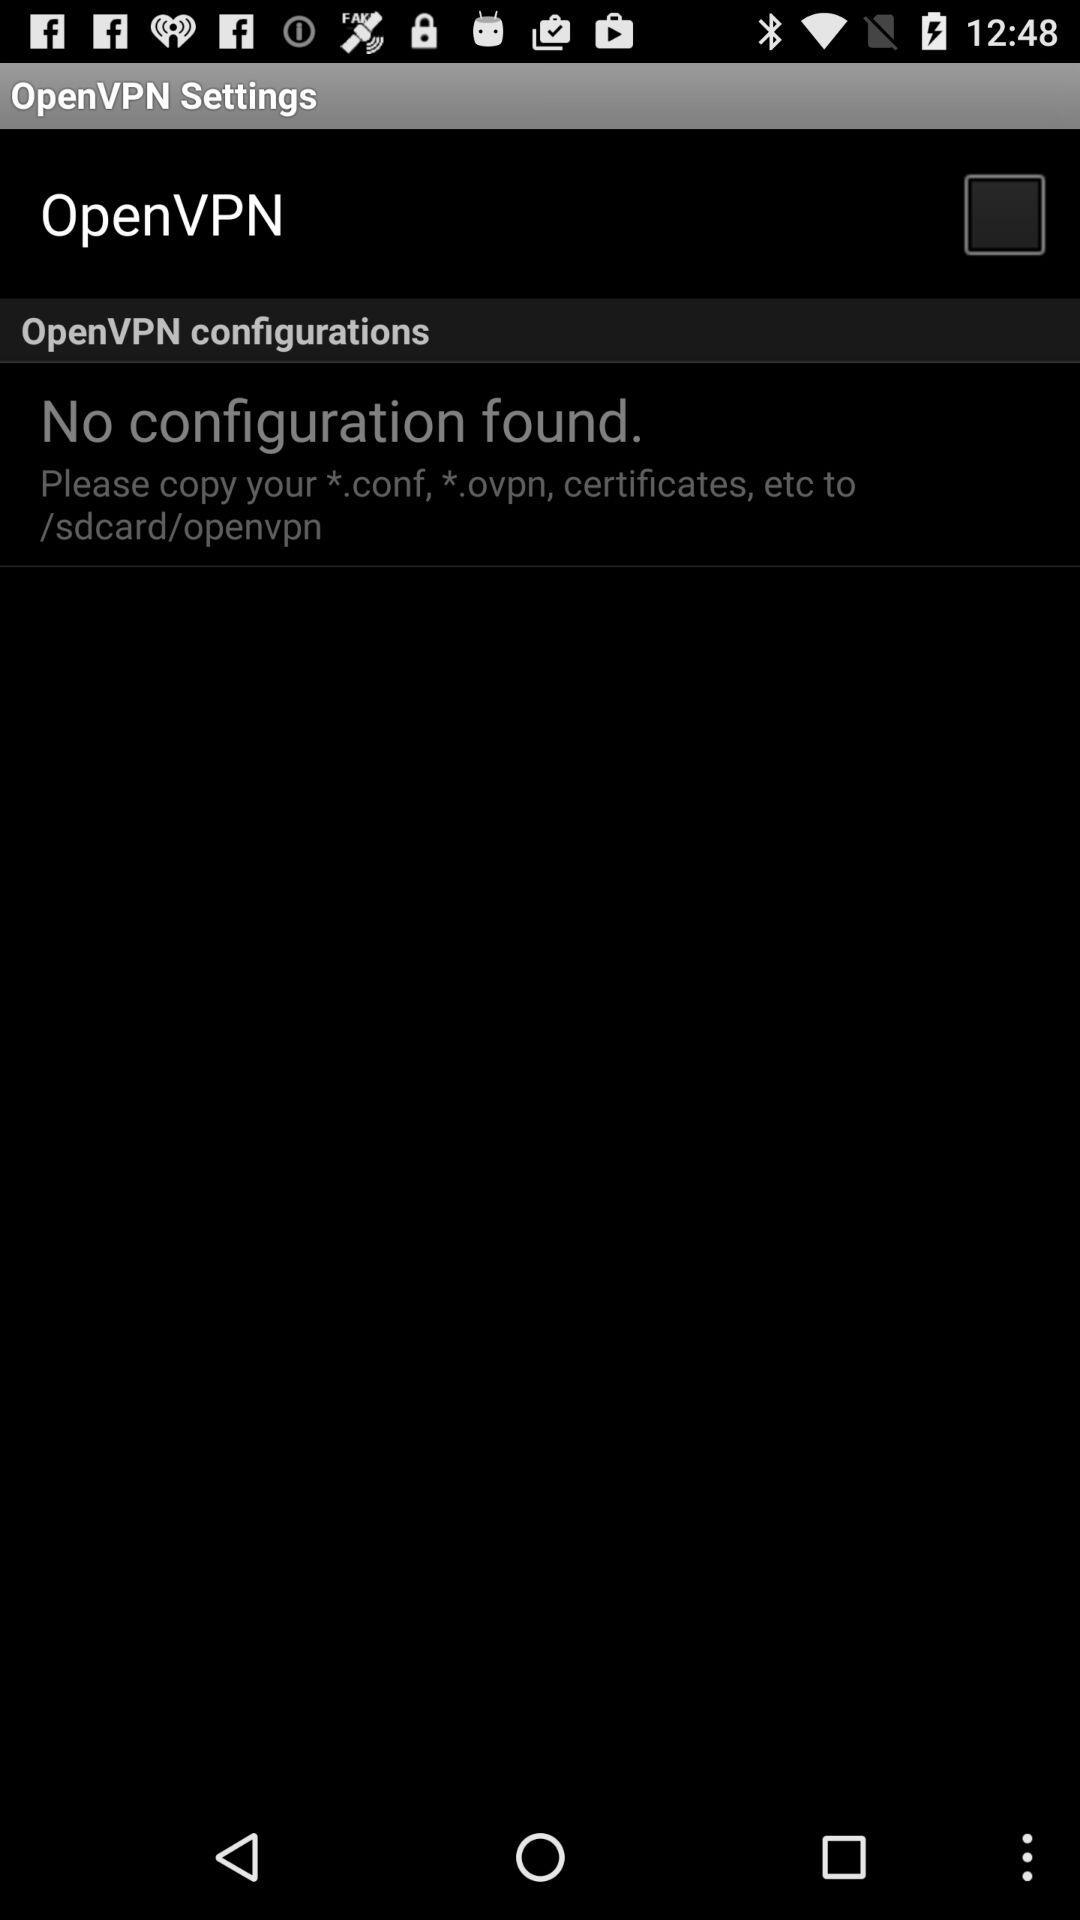 This screenshot has height=1920, width=1080. What do you see at coordinates (1003, 212) in the screenshot?
I see `item below the openvpn settings` at bounding box center [1003, 212].